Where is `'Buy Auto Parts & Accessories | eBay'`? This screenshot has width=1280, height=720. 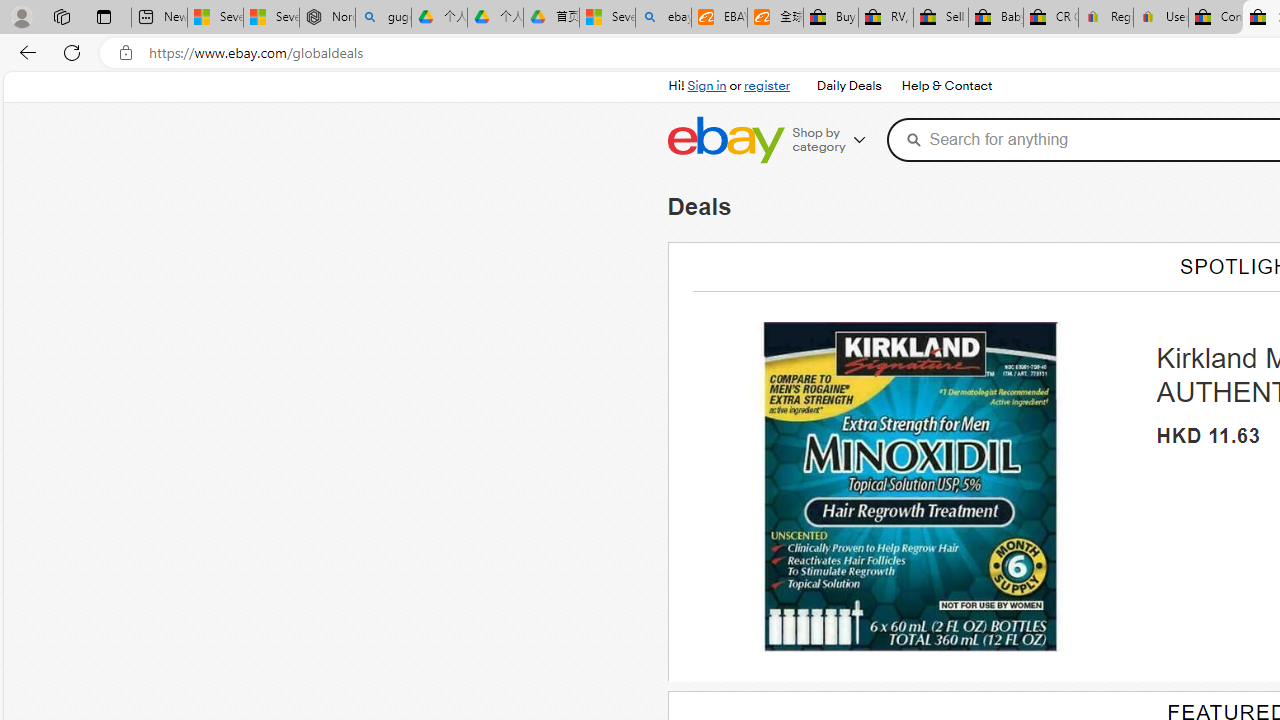 'Buy Auto Parts & Accessories | eBay' is located at coordinates (830, 17).